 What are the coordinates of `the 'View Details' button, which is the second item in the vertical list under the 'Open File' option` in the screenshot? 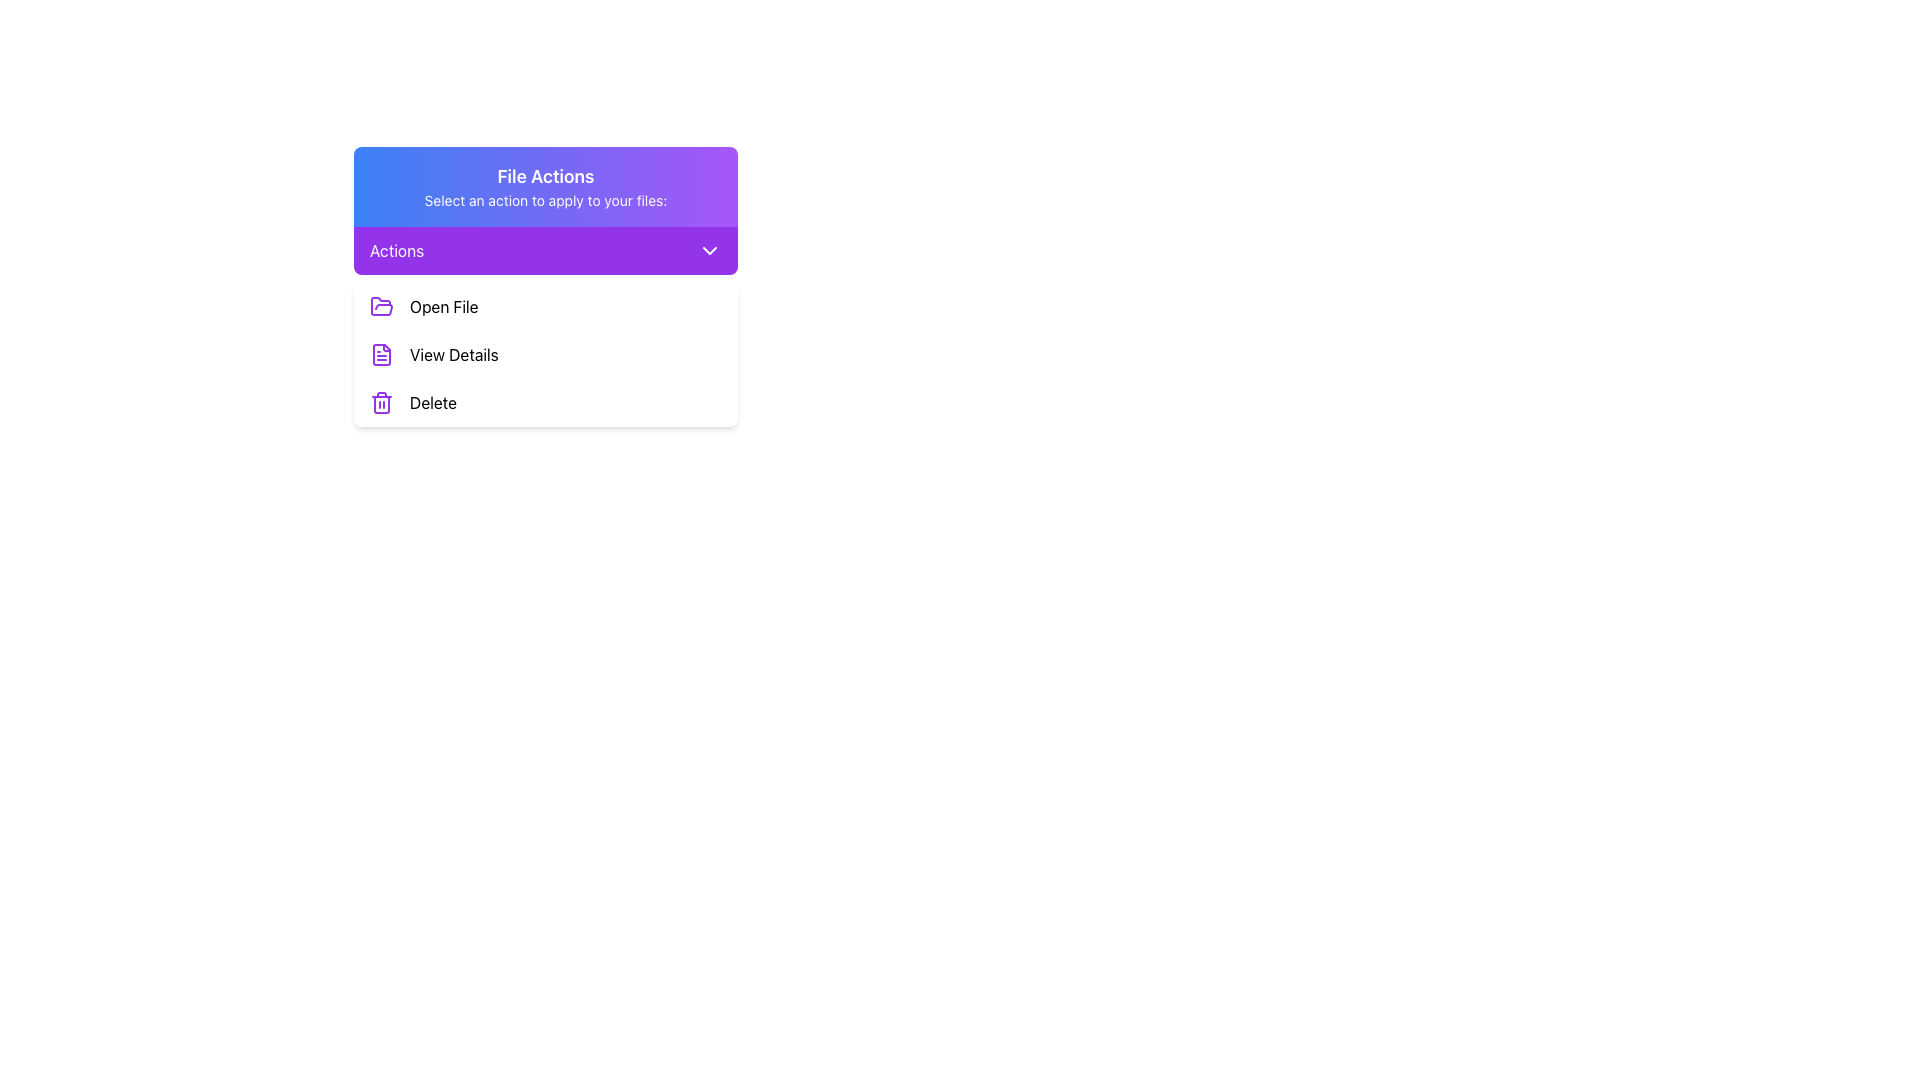 It's located at (453, 353).